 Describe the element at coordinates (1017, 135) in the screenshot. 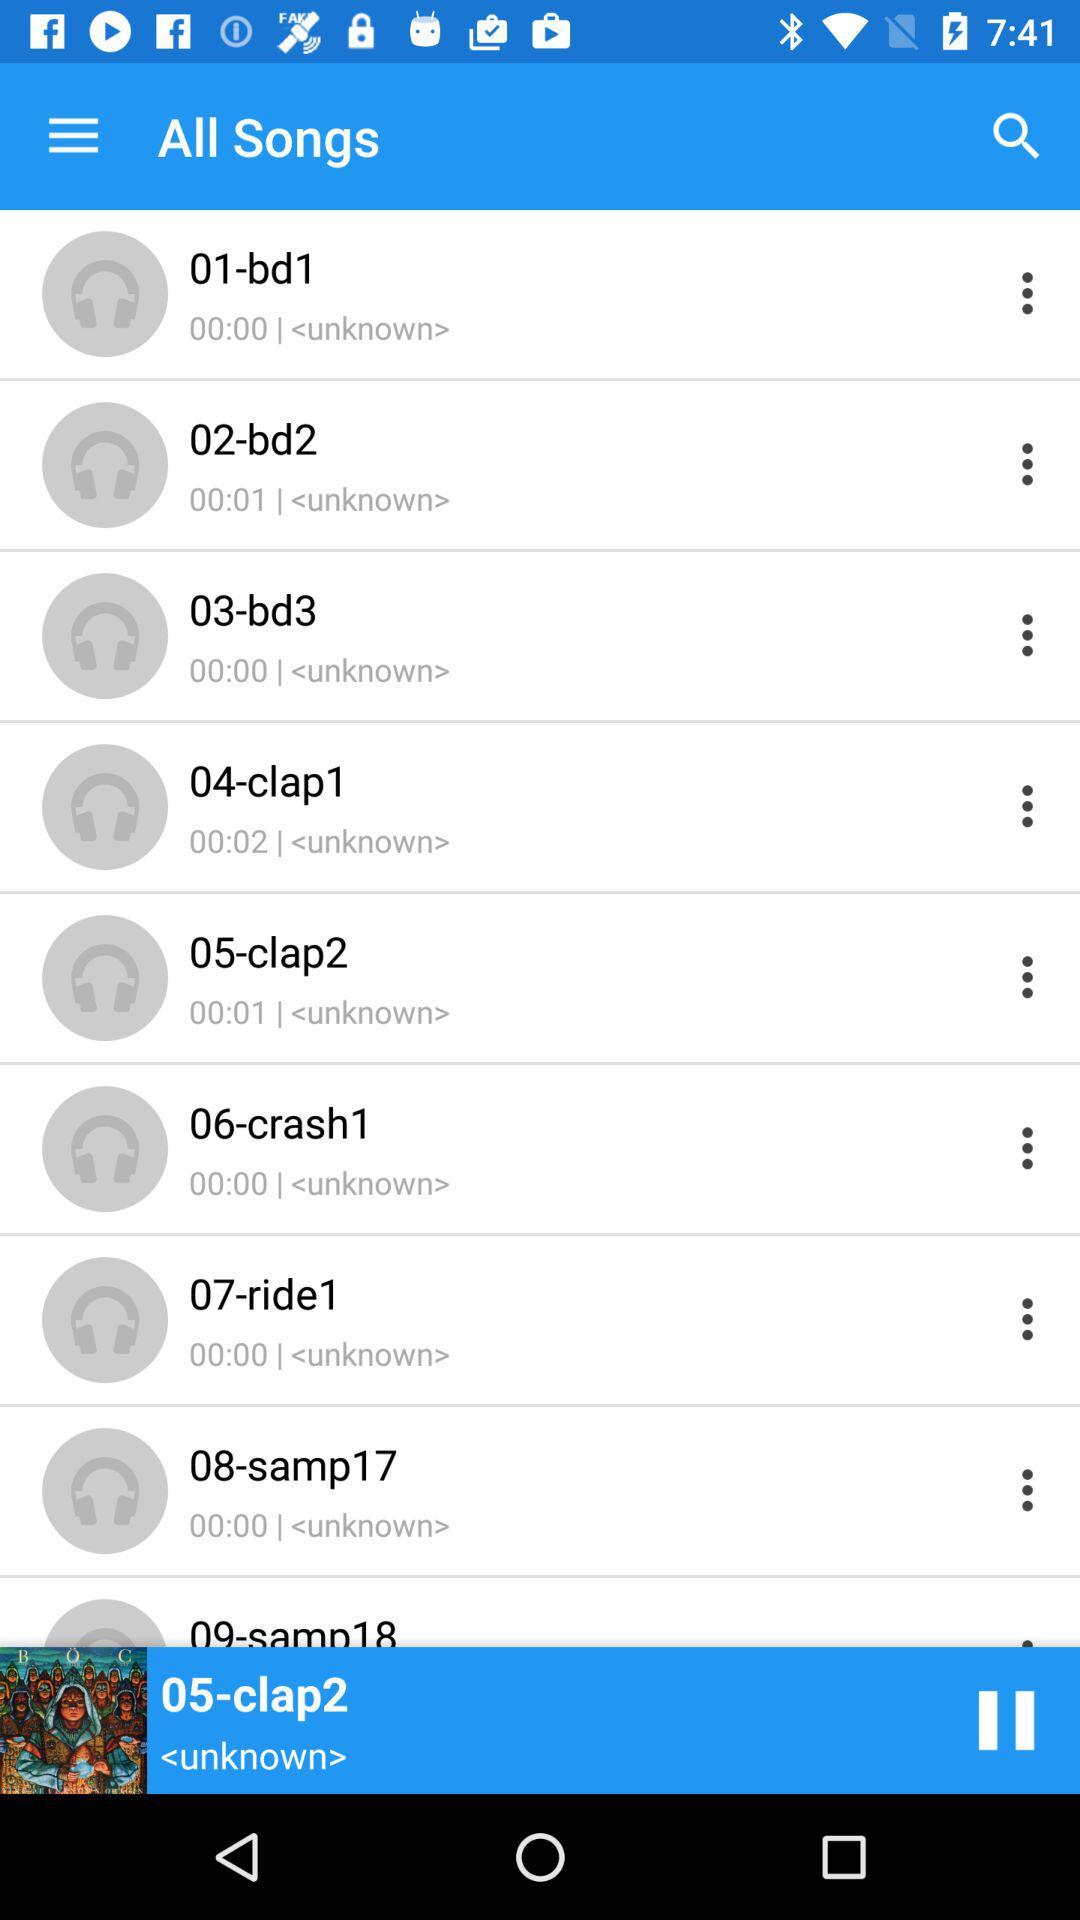

I see `icon to the right of all songs icon` at that location.